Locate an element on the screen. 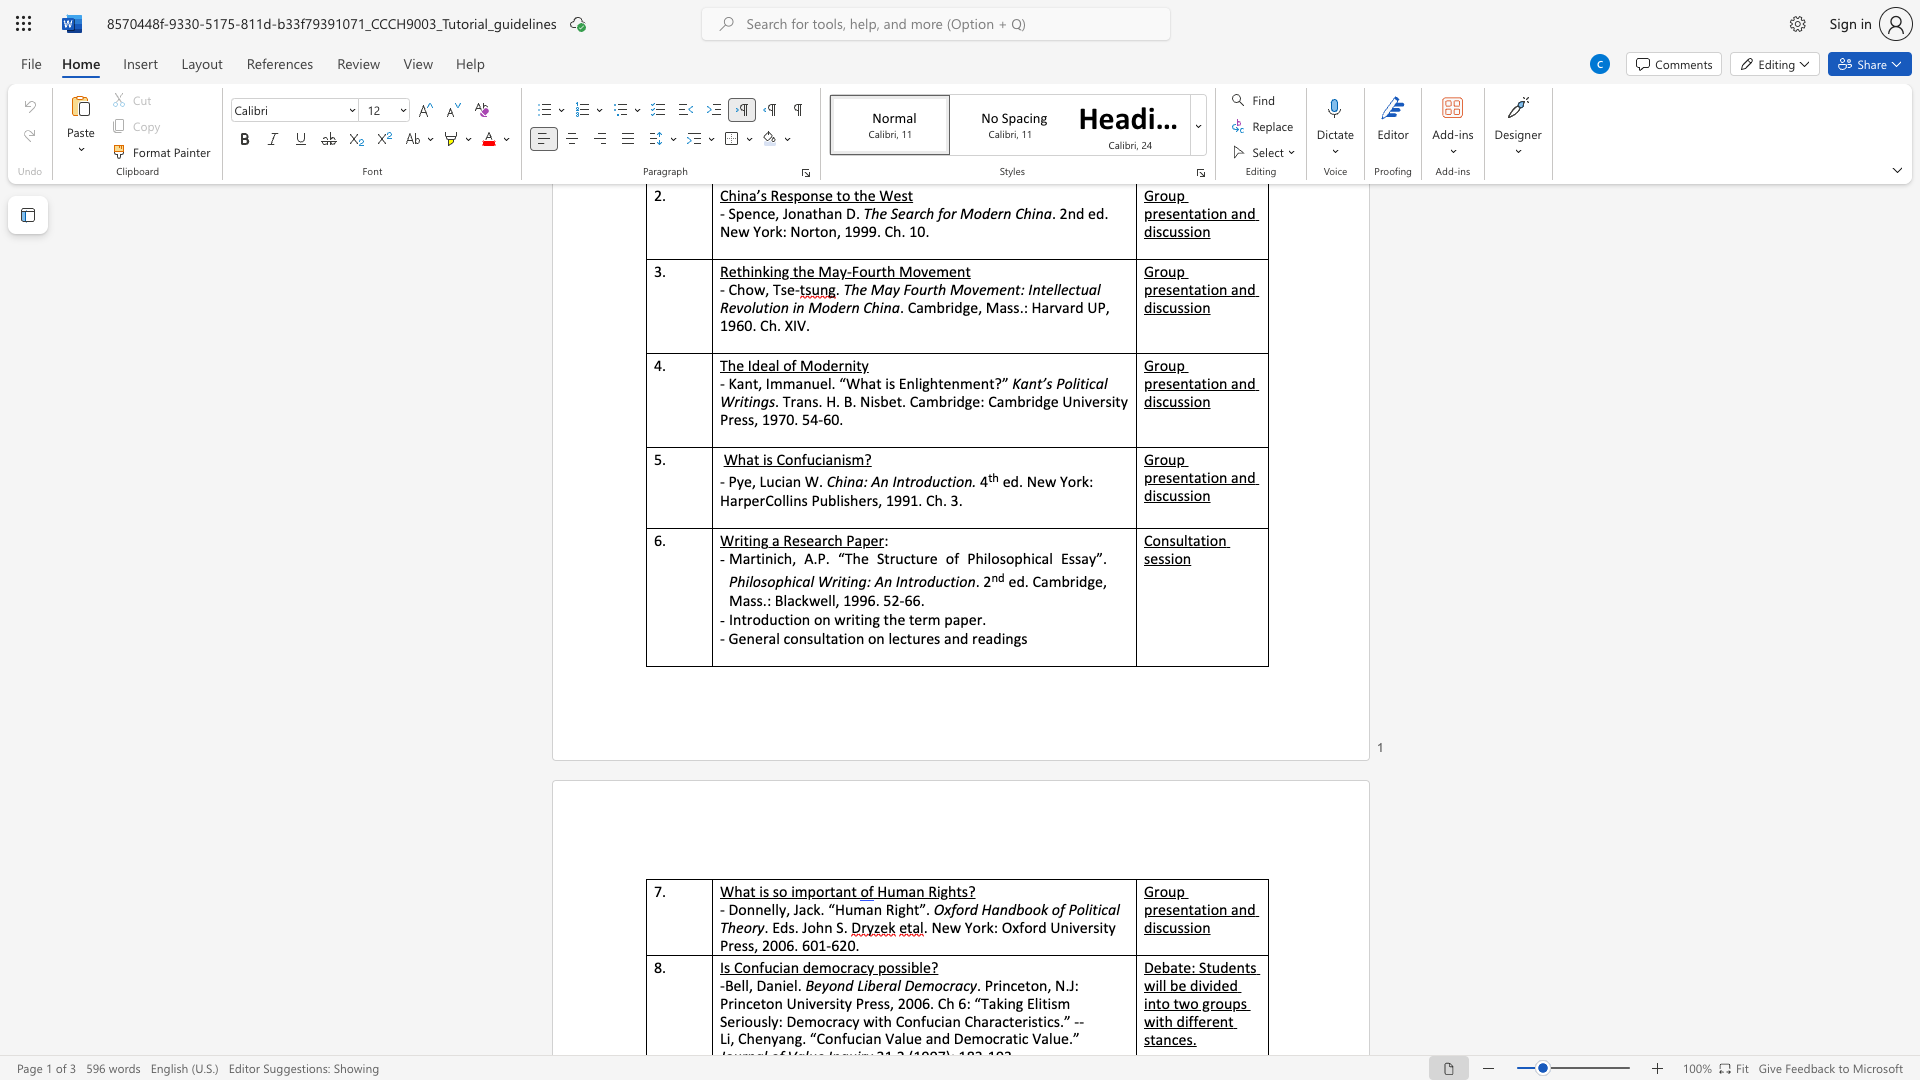 This screenshot has height=1080, width=1920. the subset text "n Ri" within the text "Human Rights?" is located at coordinates (915, 890).